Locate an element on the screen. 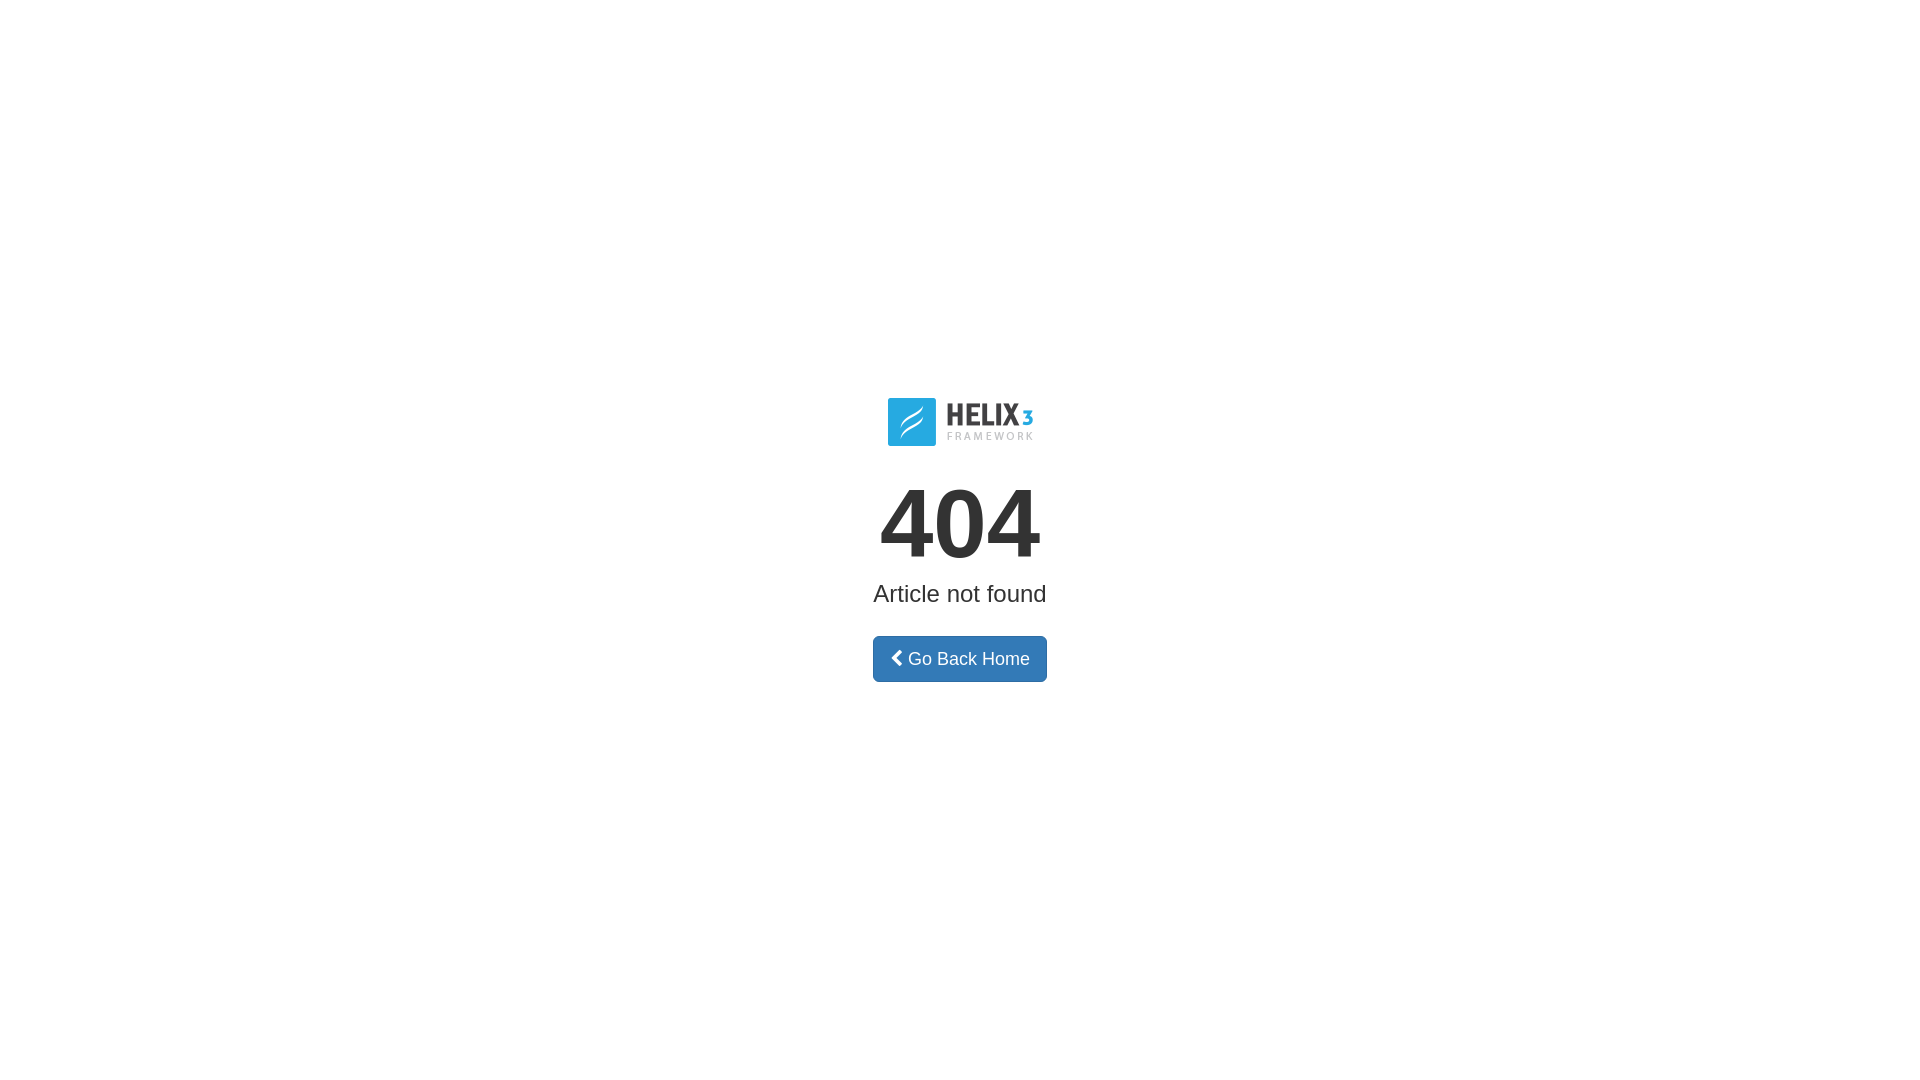 The height and width of the screenshot is (1080, 1920). 'Go Back Home' is located at coordinates (960, 659).